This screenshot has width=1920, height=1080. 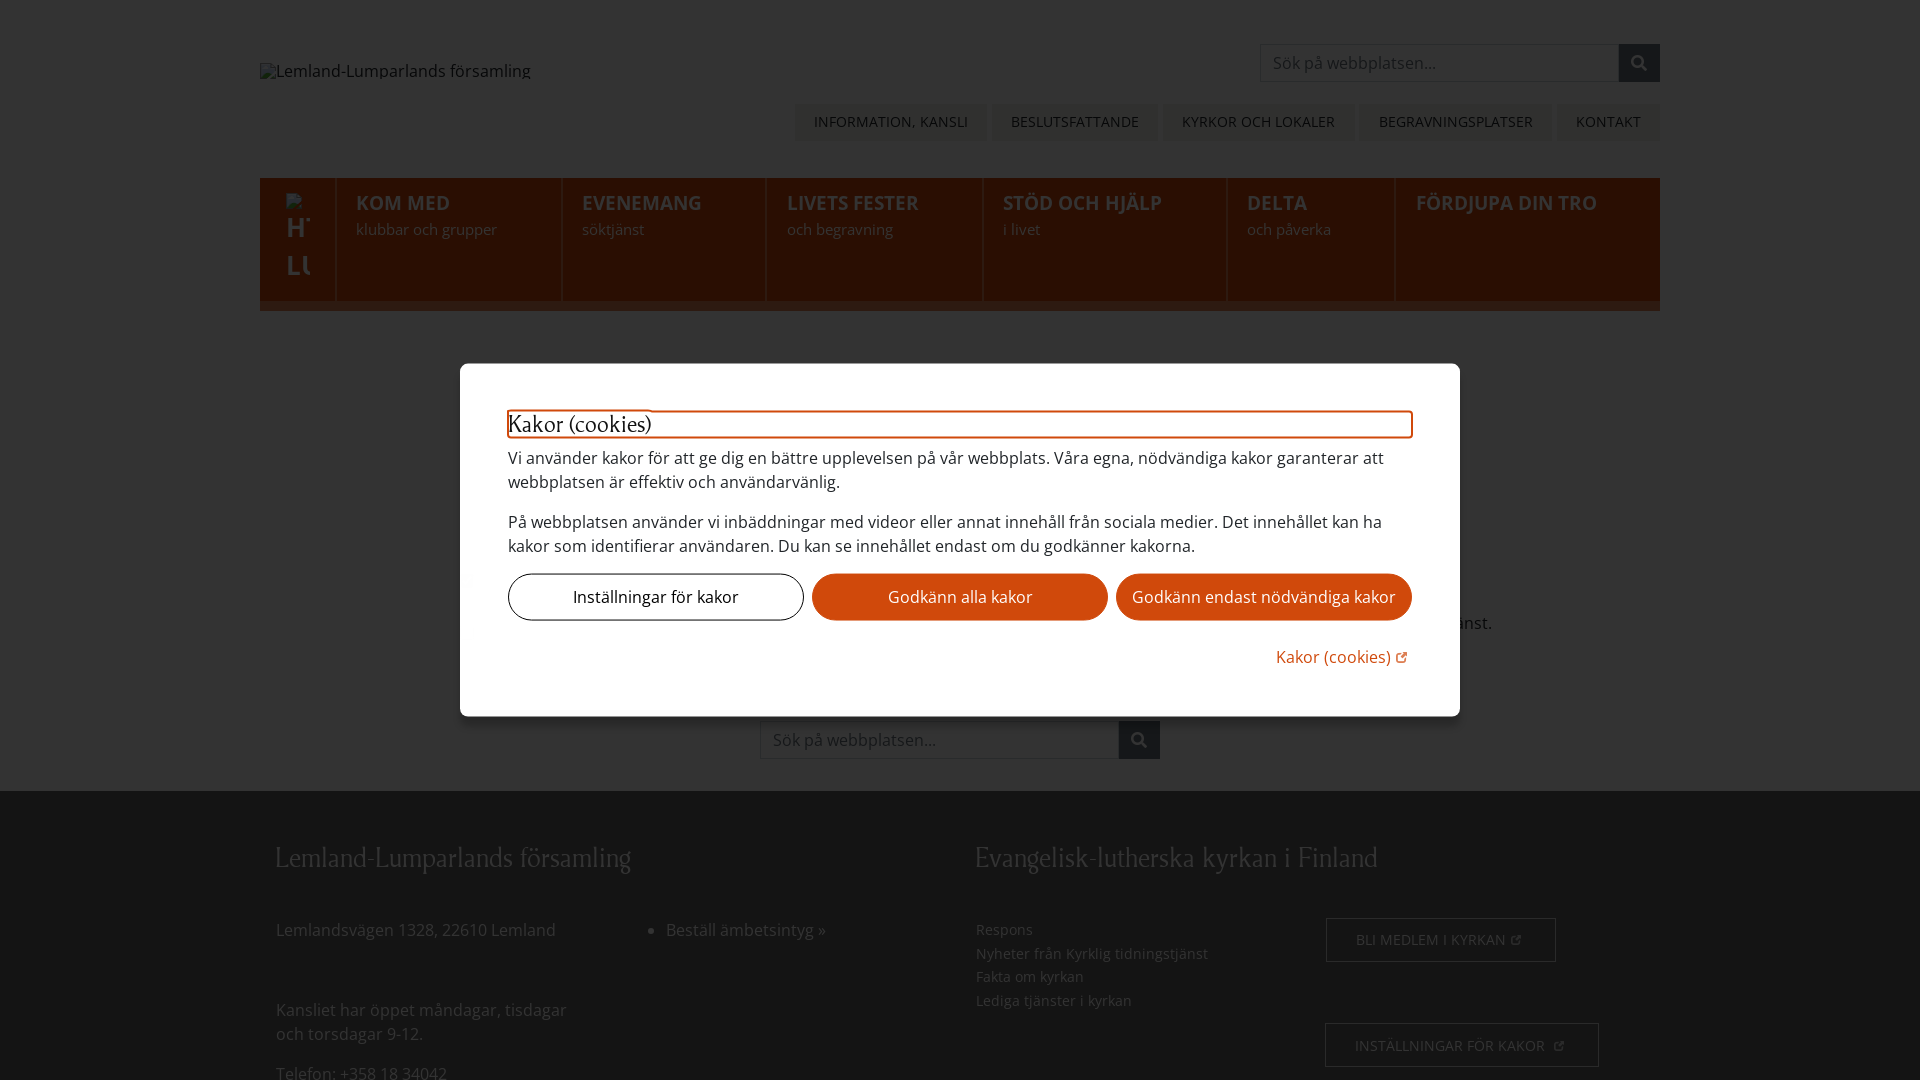 I want to click on 'KONTAKT', so click(x=1608, y=122).